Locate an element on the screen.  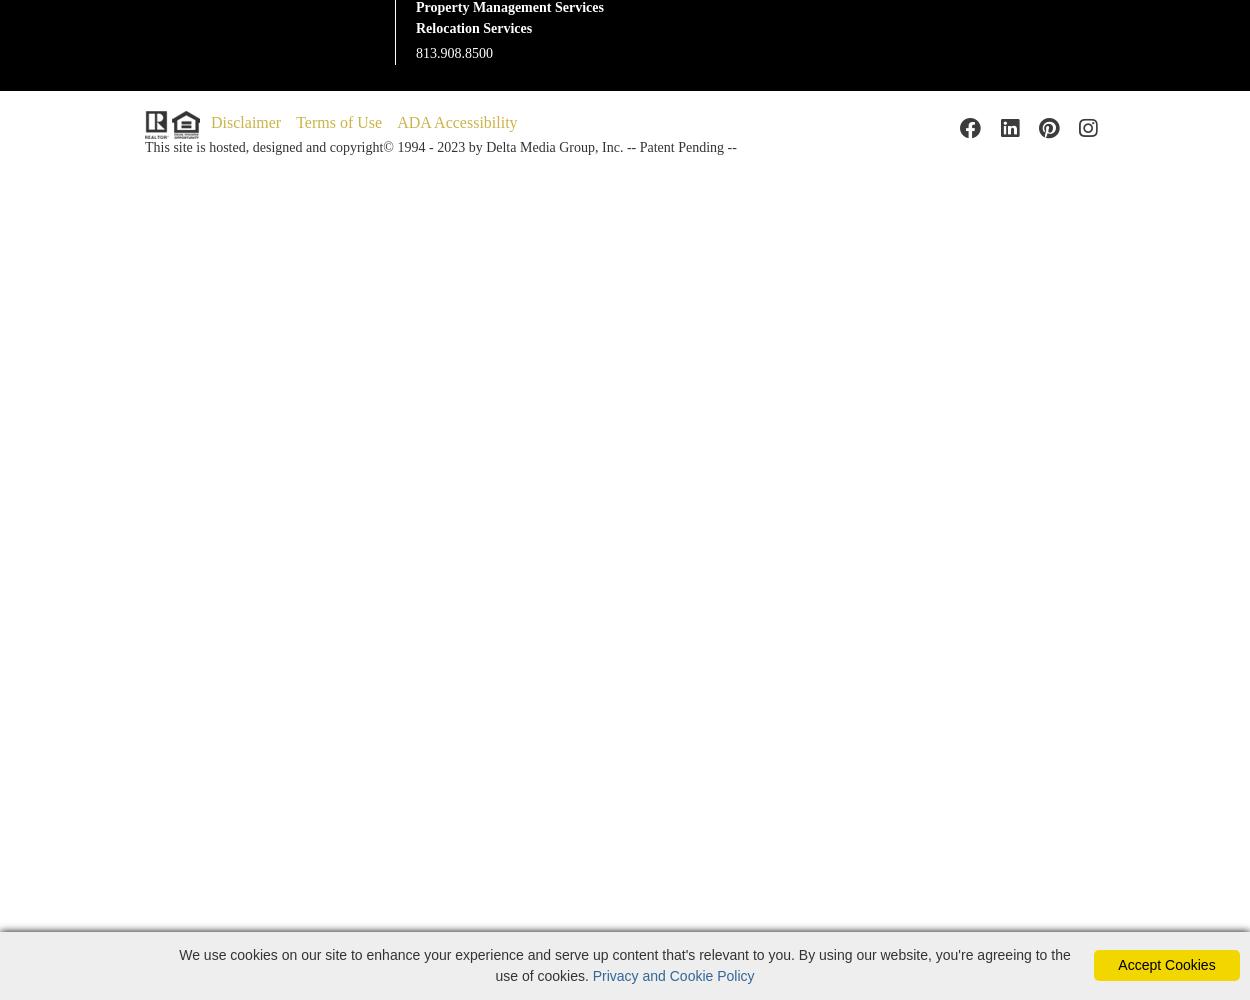
'Relocation Services' is located at coordinates (473, 27).